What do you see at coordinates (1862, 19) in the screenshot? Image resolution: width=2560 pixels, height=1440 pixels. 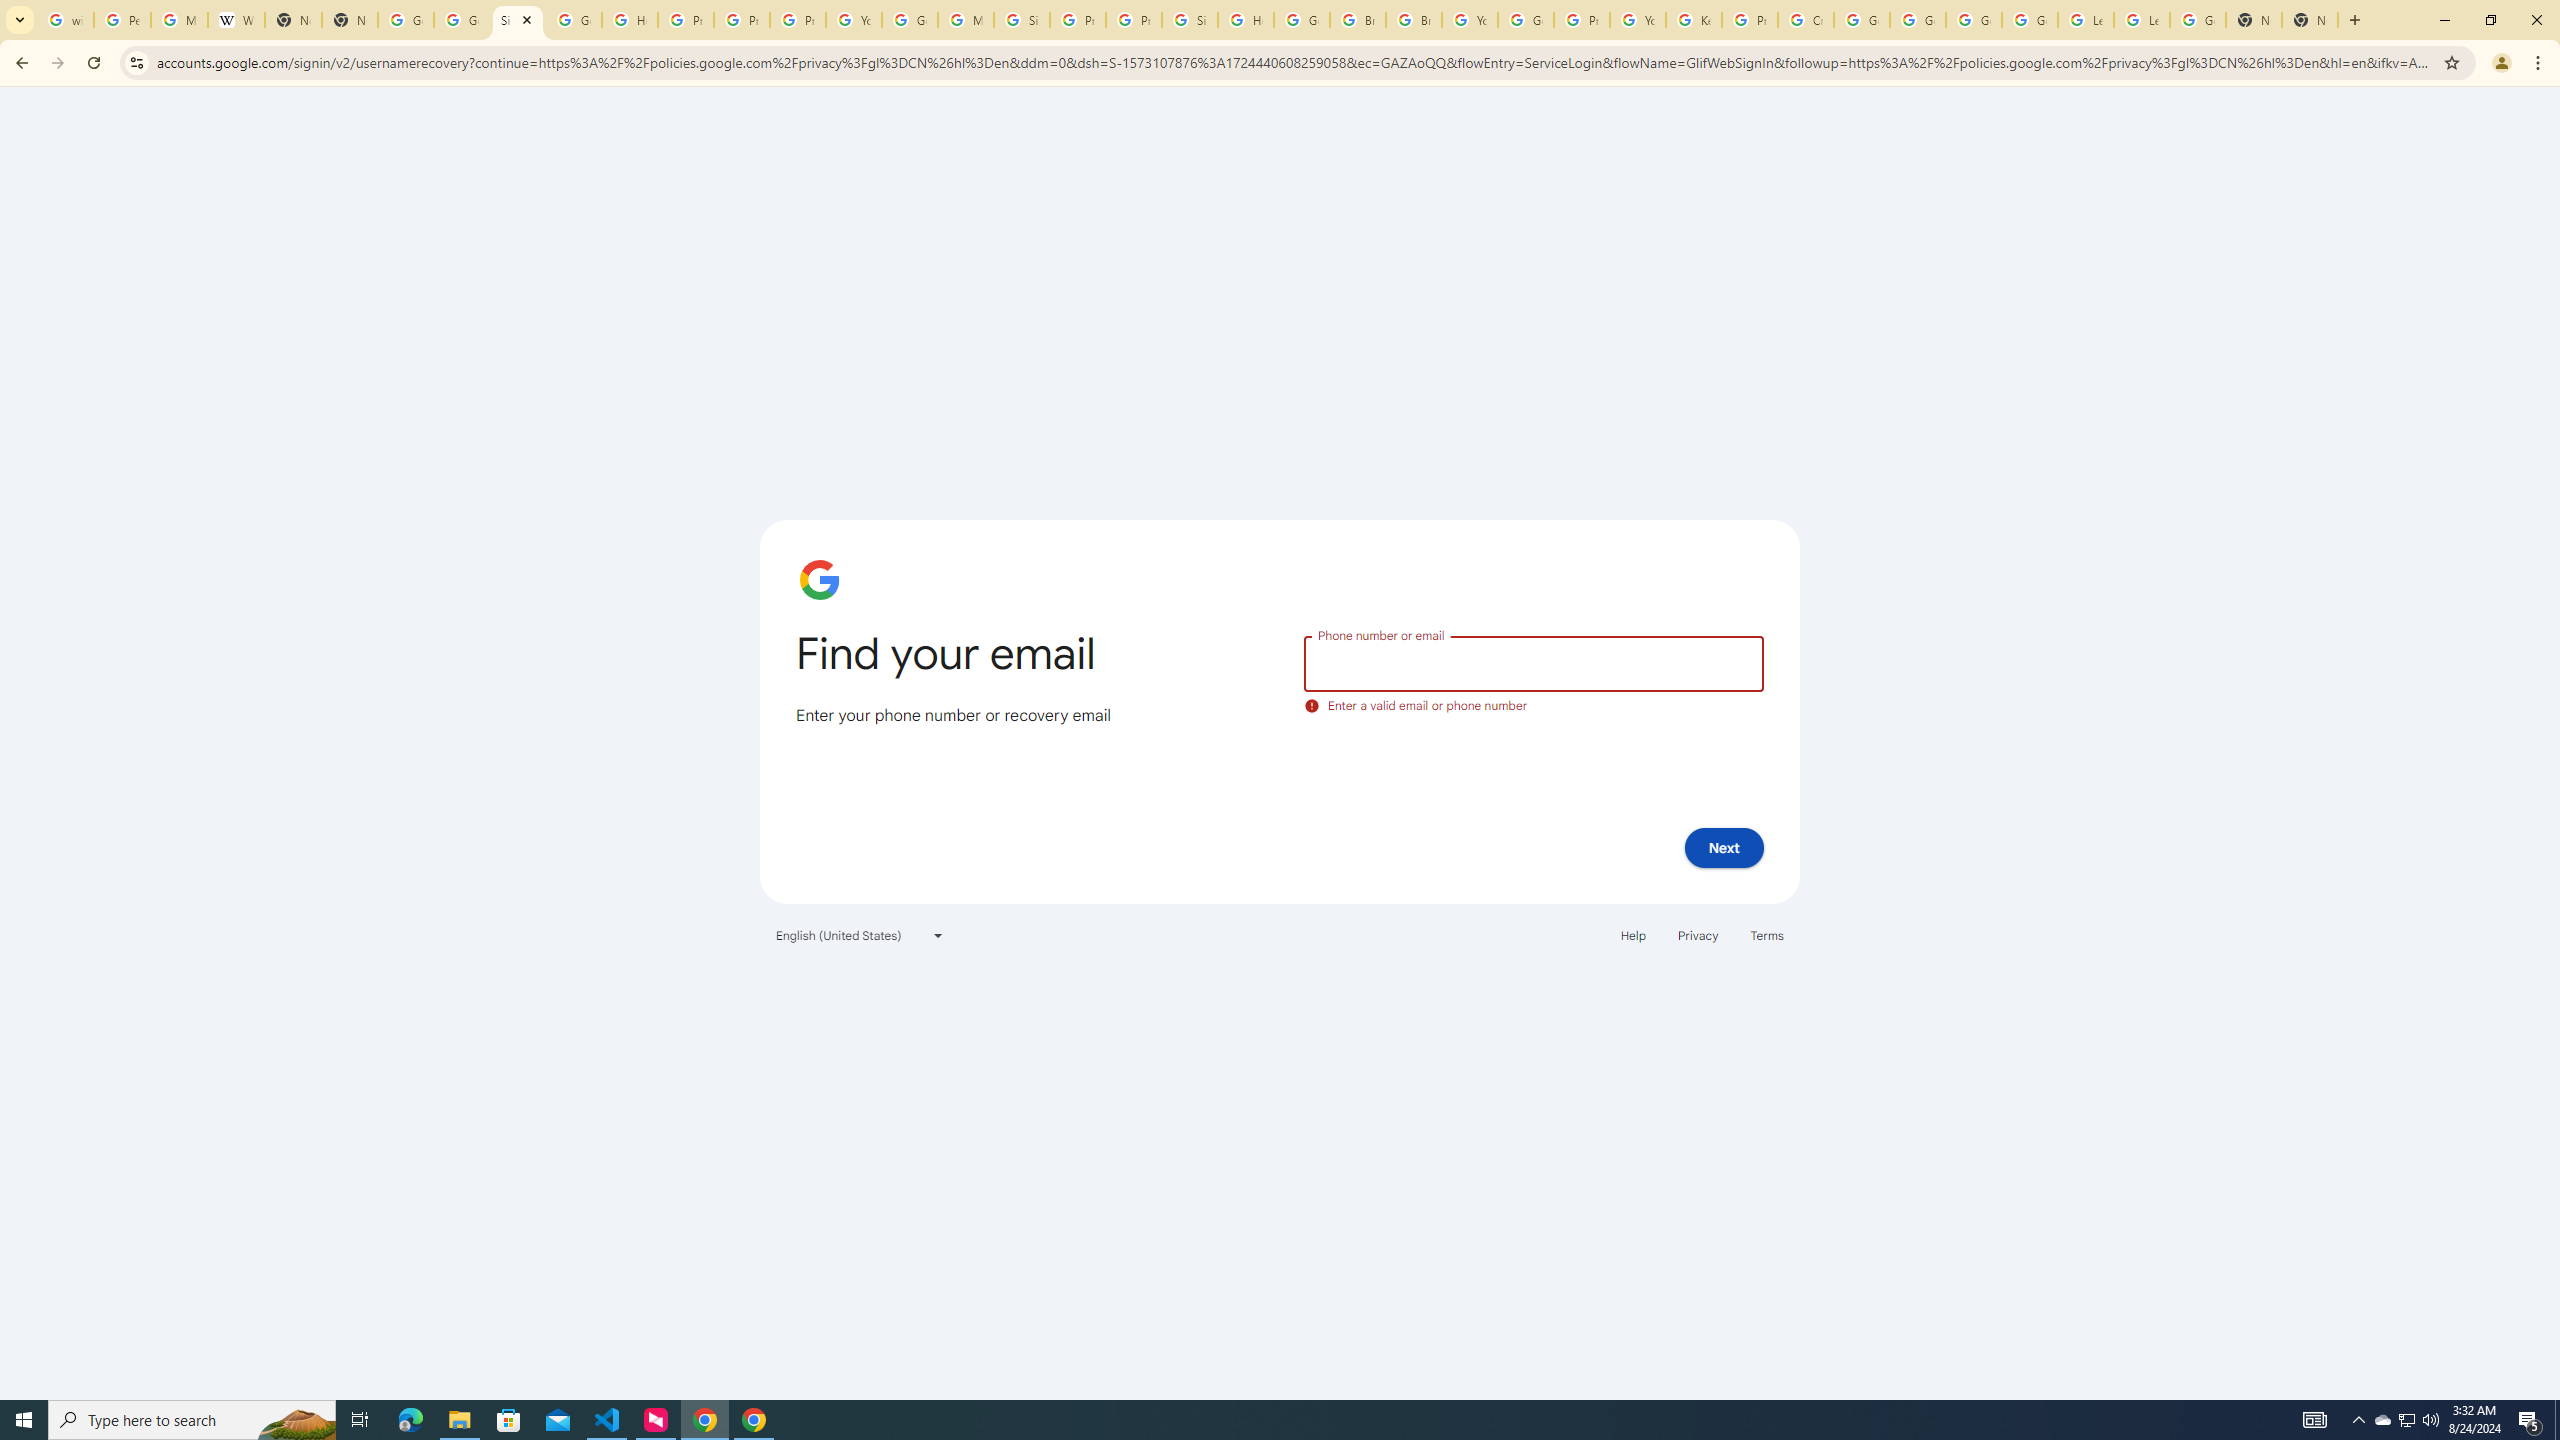 I see `'Google Account Help'` at bounding box center [1862, 19].